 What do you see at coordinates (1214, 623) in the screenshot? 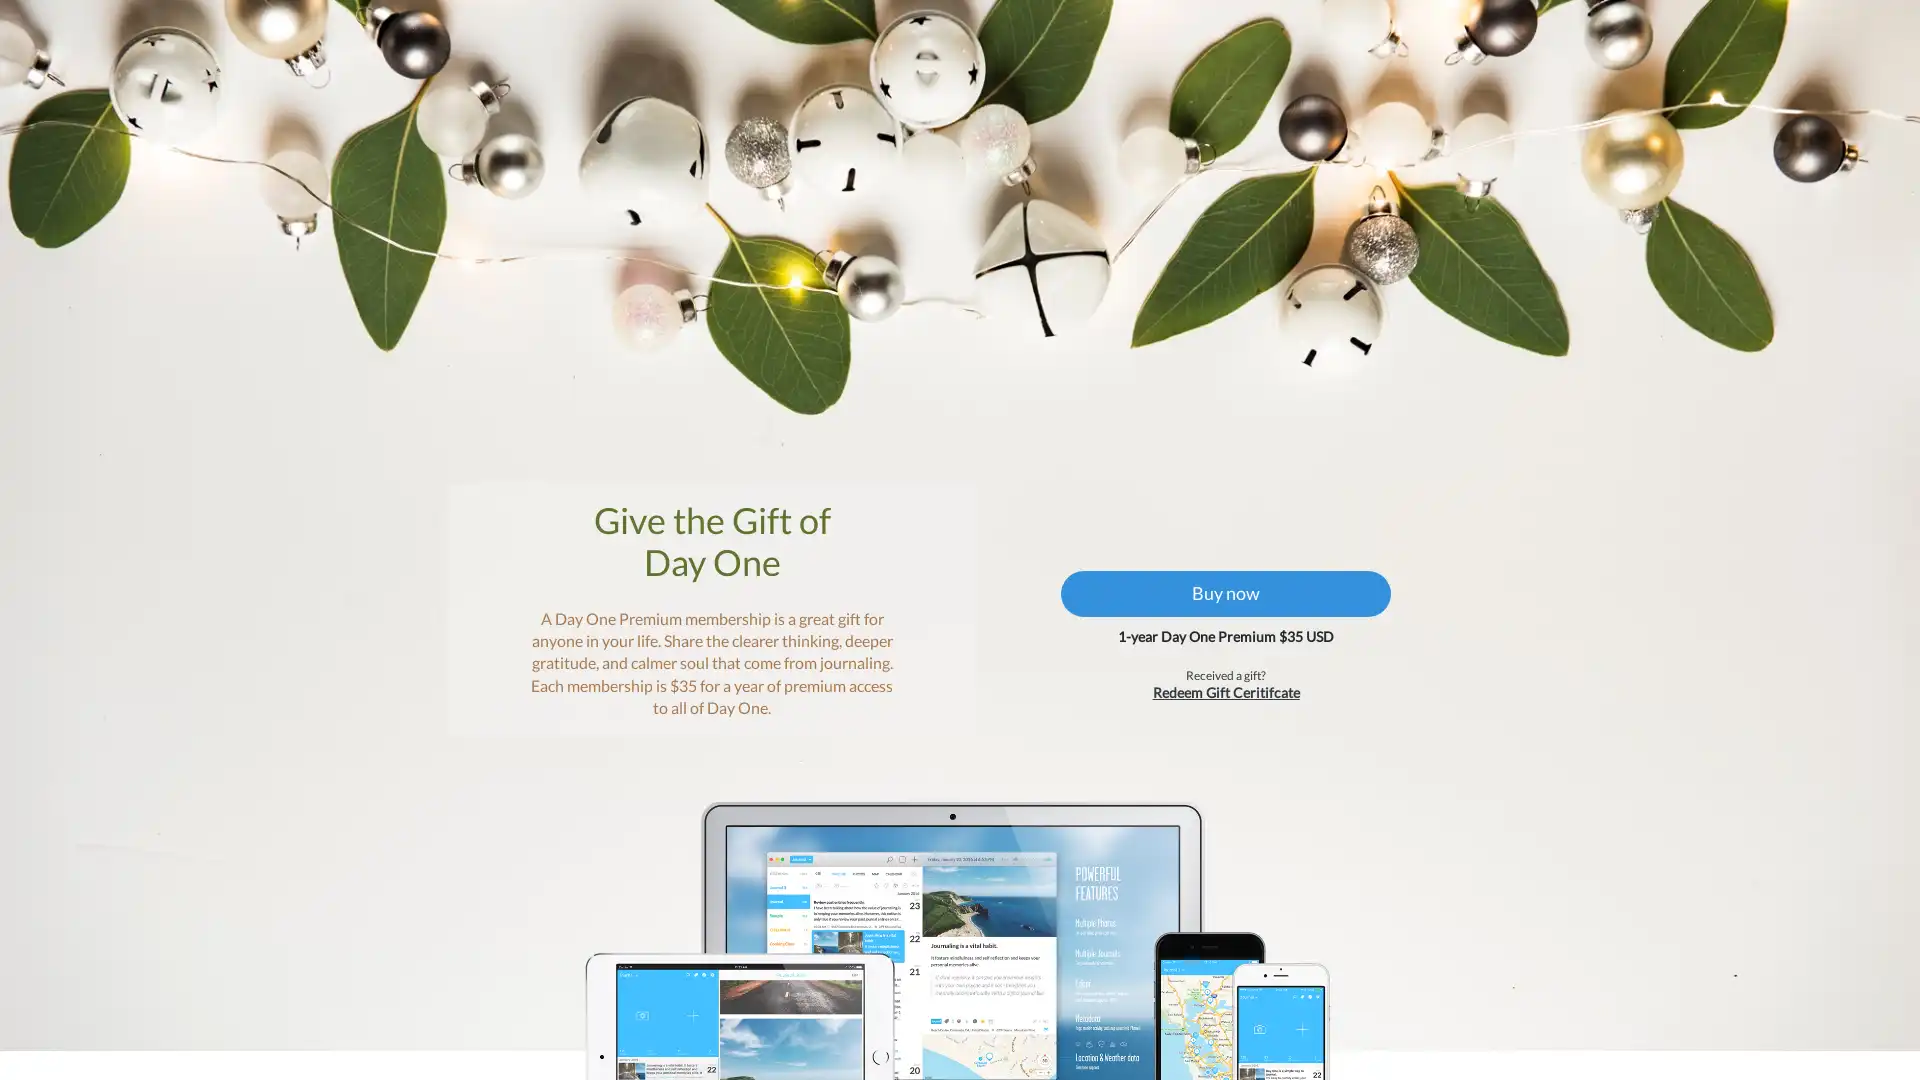
I see `Buy now` at bounding box center [1214, 623].